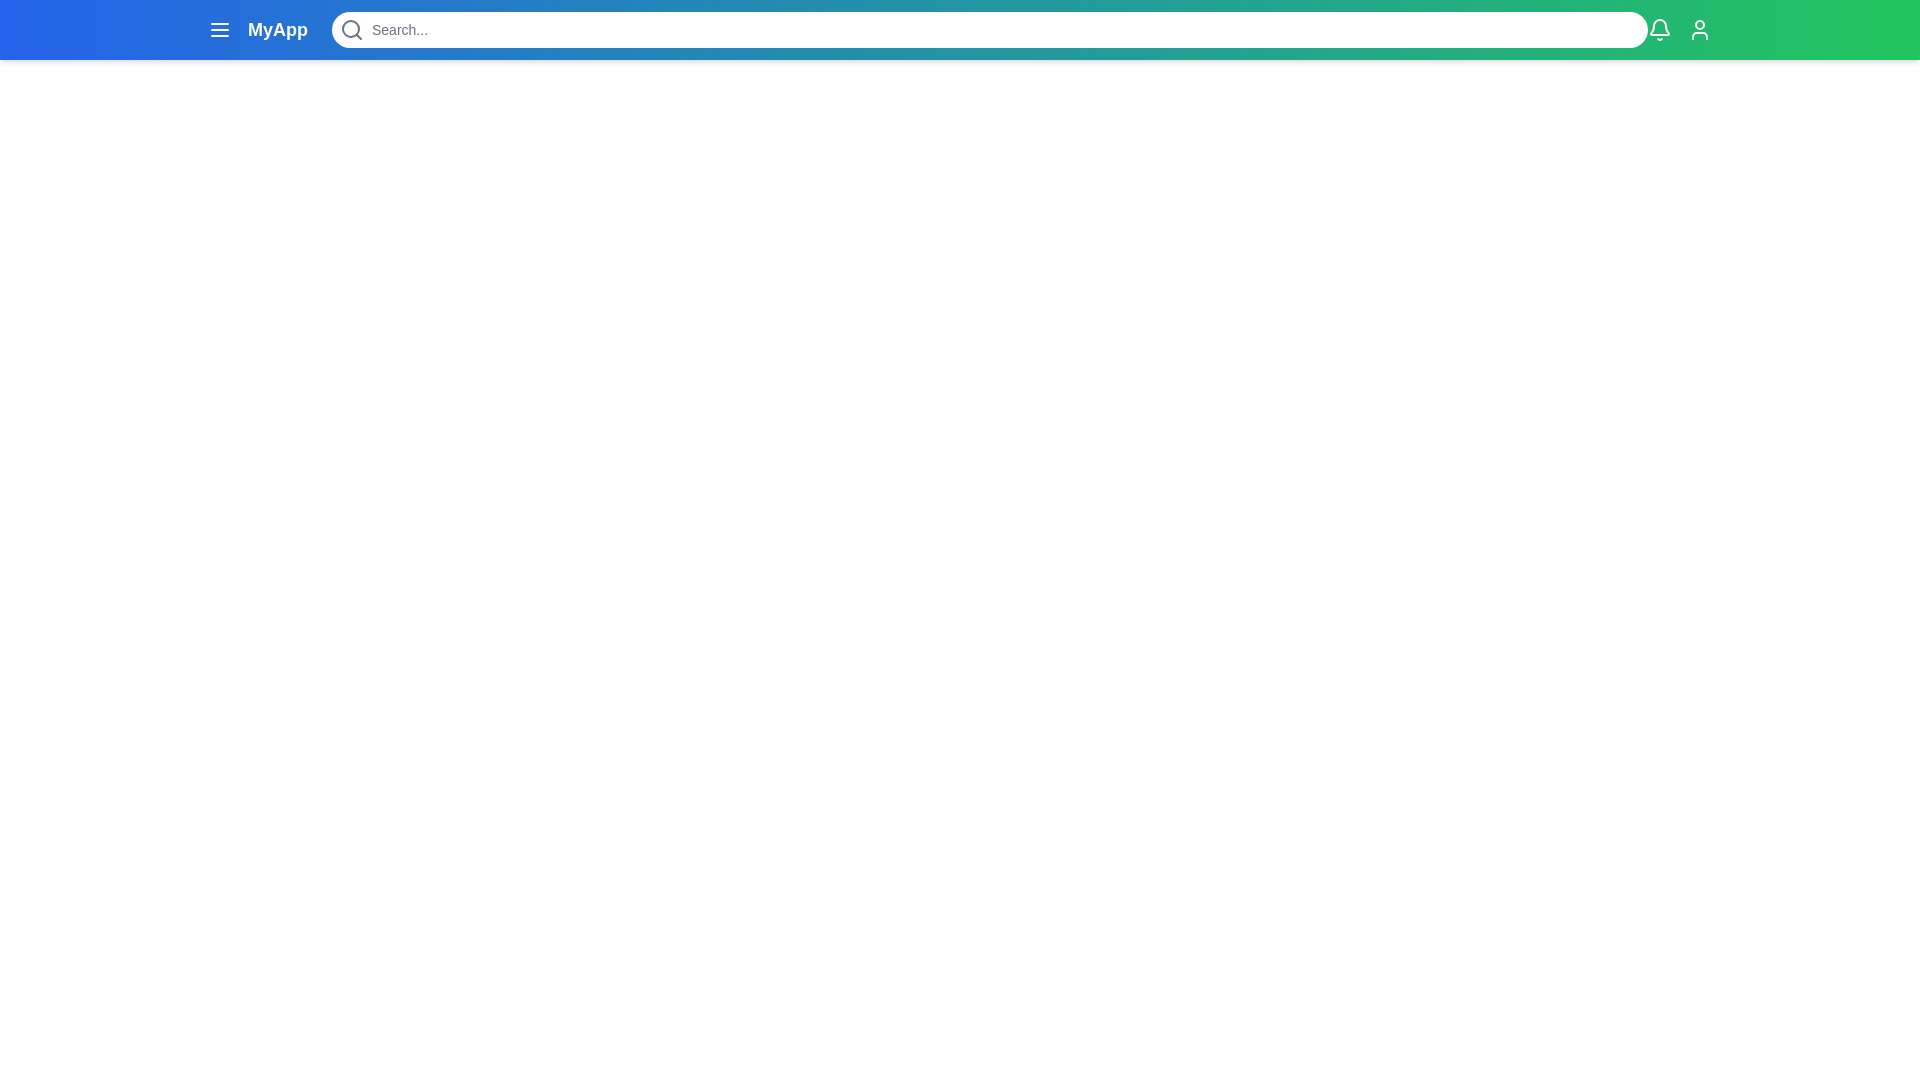 This screenshot has height=1080, width=1920. I want to click on the magnifying glass icon located at the start of the search bar, so click(351, 30).